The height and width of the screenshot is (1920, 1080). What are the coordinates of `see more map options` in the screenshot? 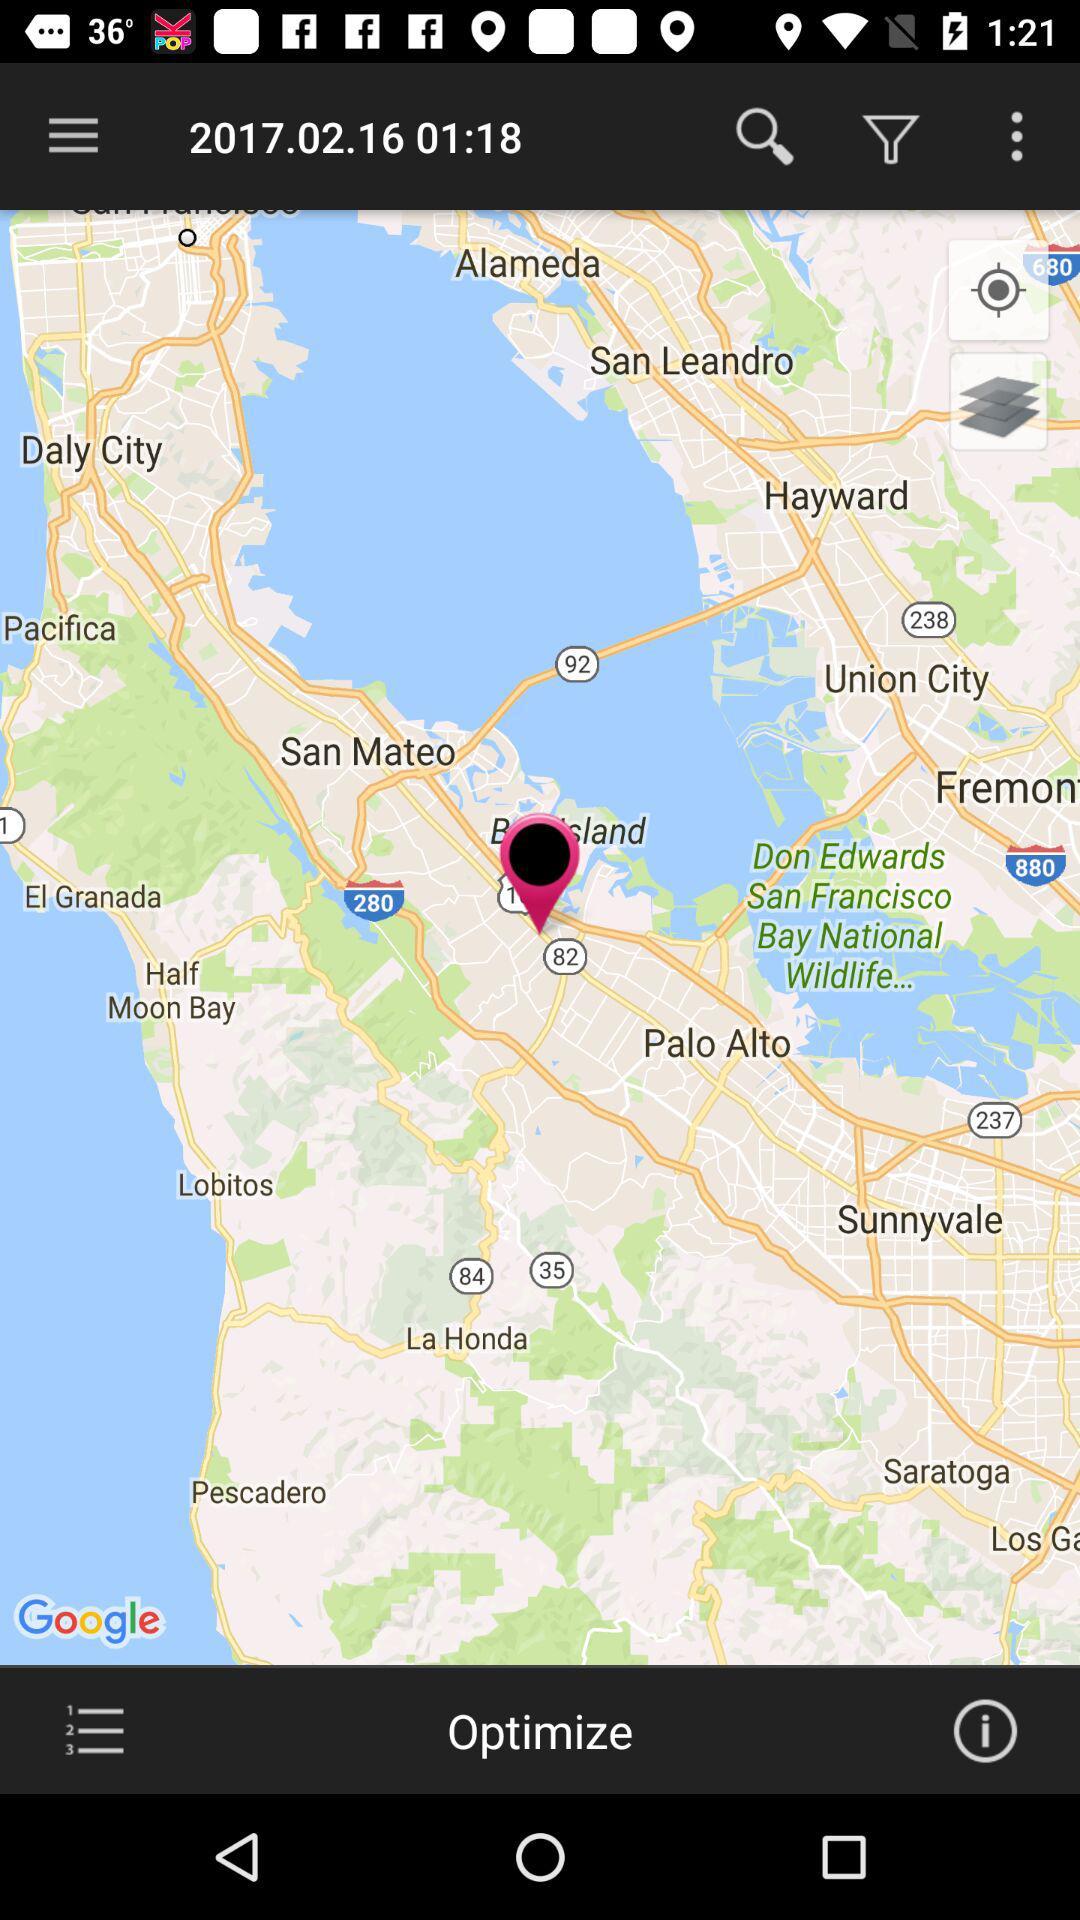 It's located at (1017, 135).